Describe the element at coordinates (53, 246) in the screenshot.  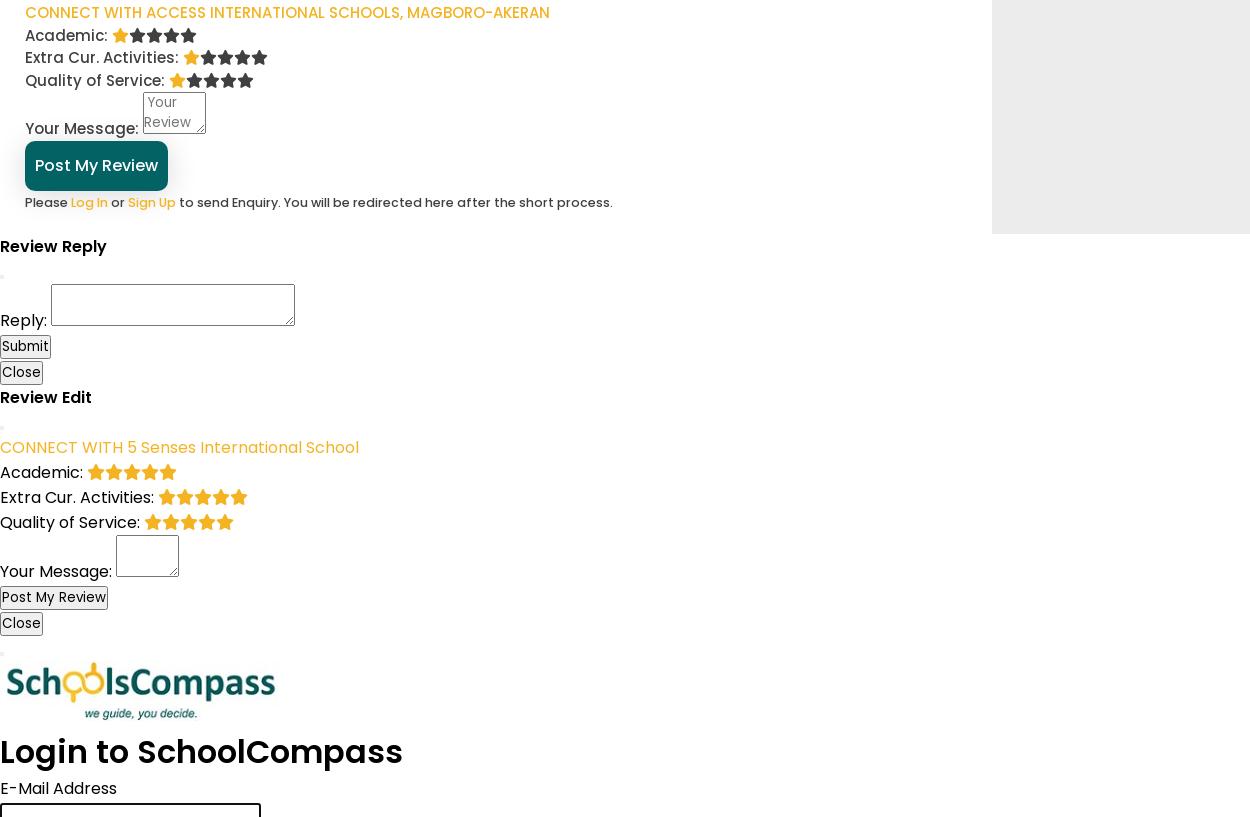
I see `'Review Reply'` at that location.